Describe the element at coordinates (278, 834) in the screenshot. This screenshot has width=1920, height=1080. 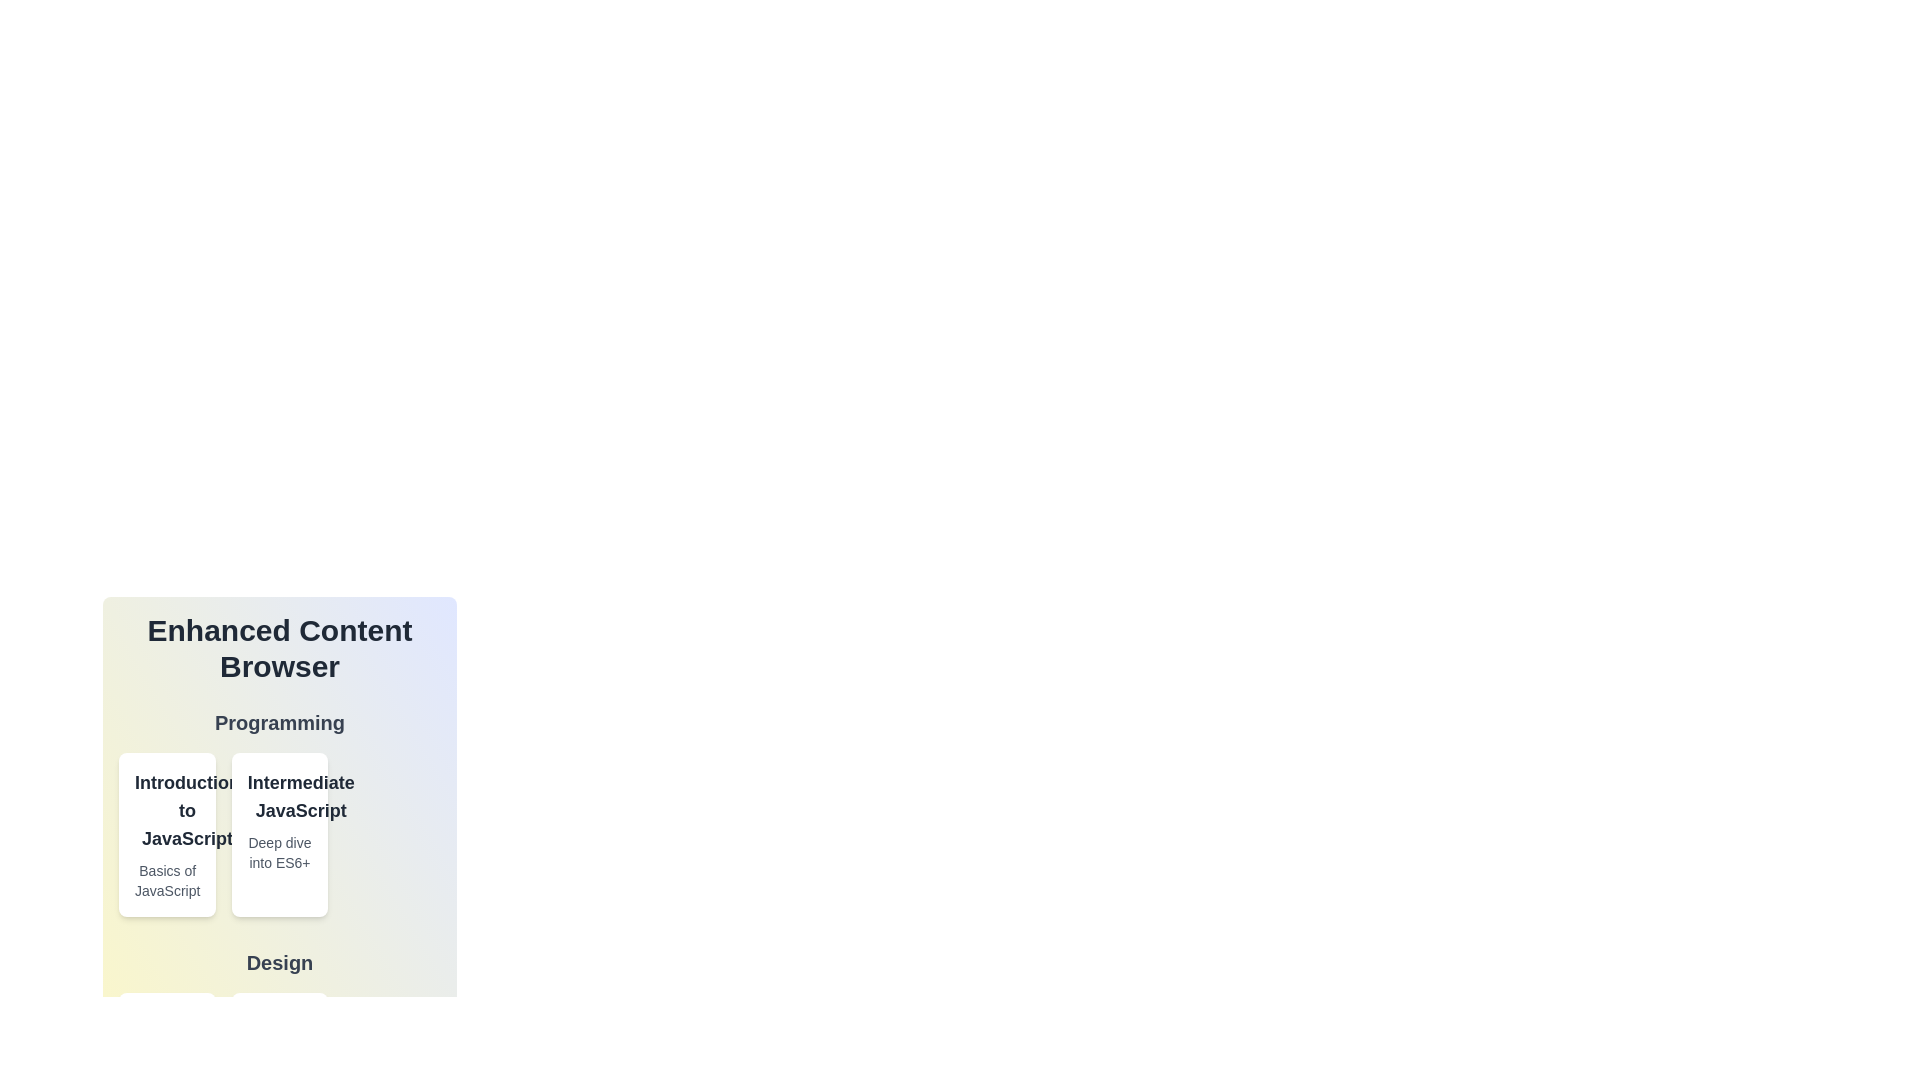
I see `the card titled 'Intermediate JavaScript'` at that location.